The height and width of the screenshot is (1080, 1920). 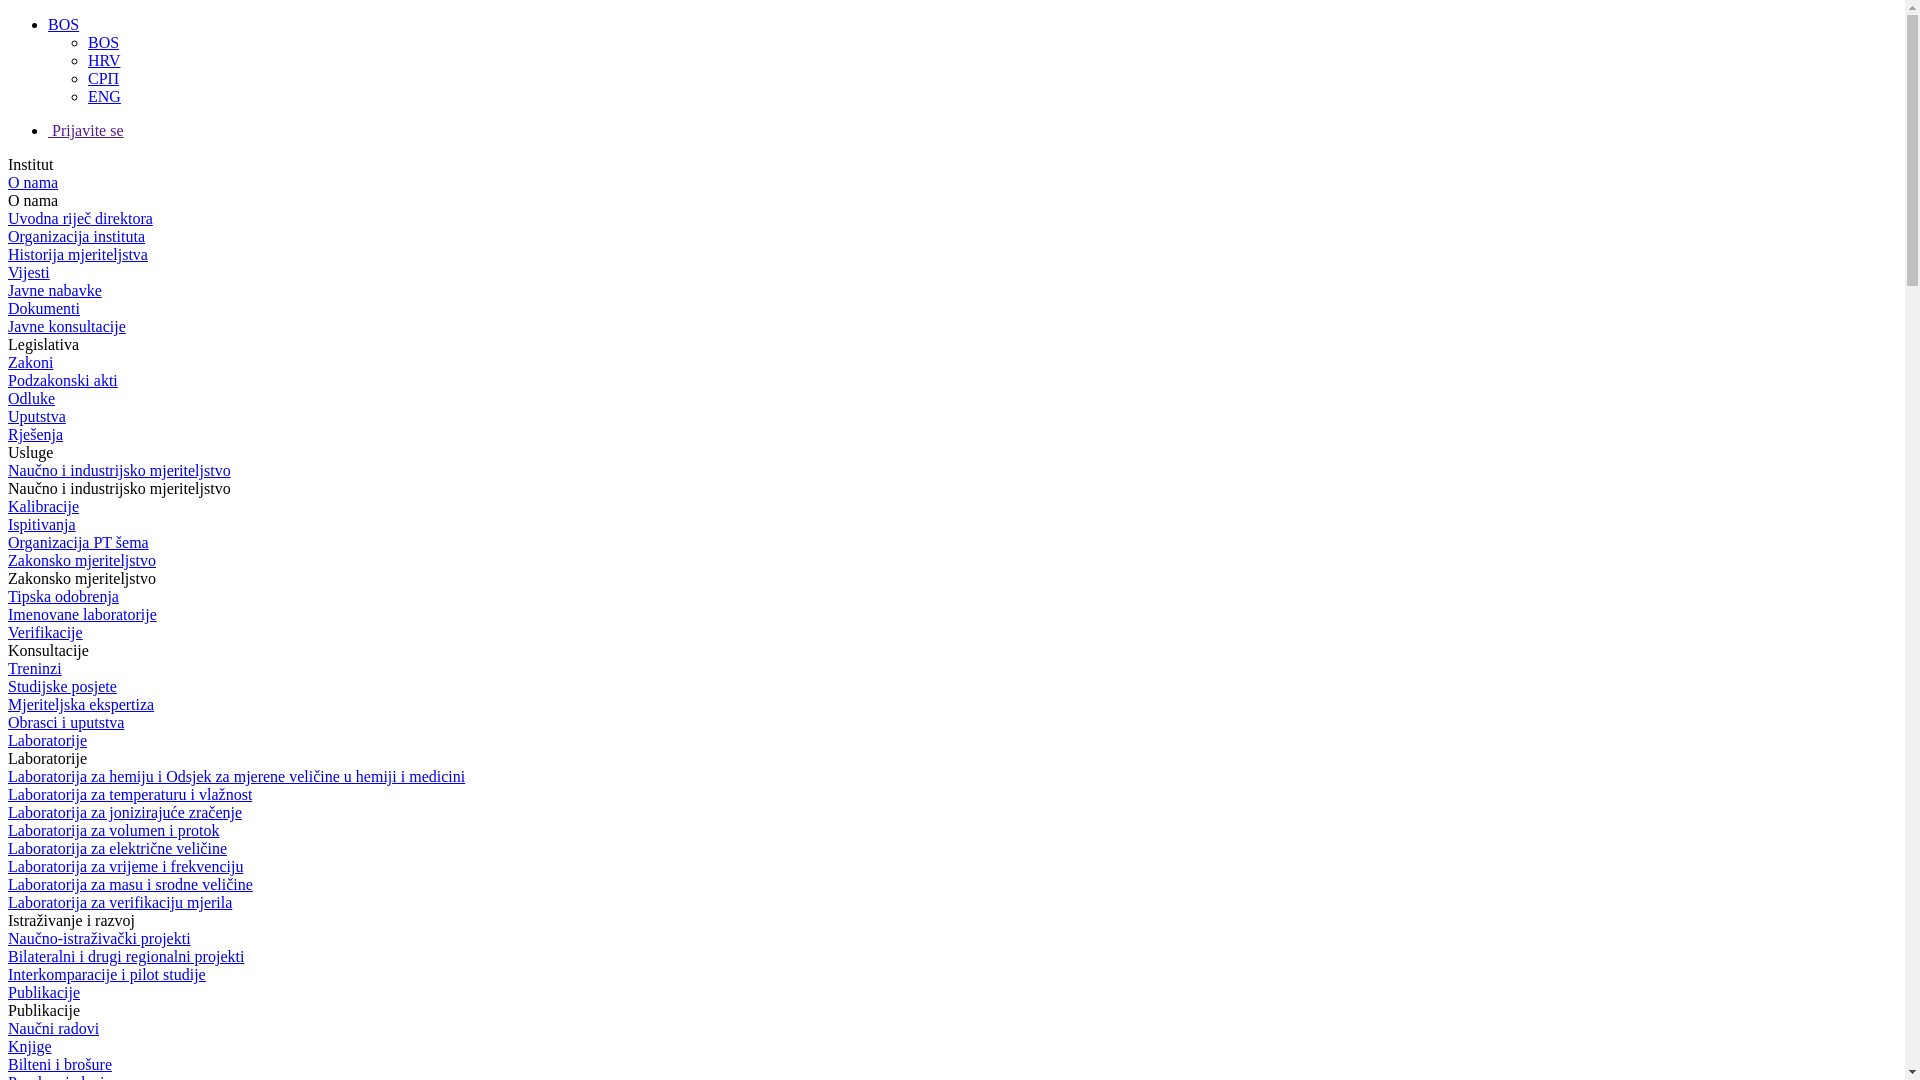 What do you see at coordinates (103, 59) in the screenshot?
I see `'HRV'` at bounding box center [103, 59].